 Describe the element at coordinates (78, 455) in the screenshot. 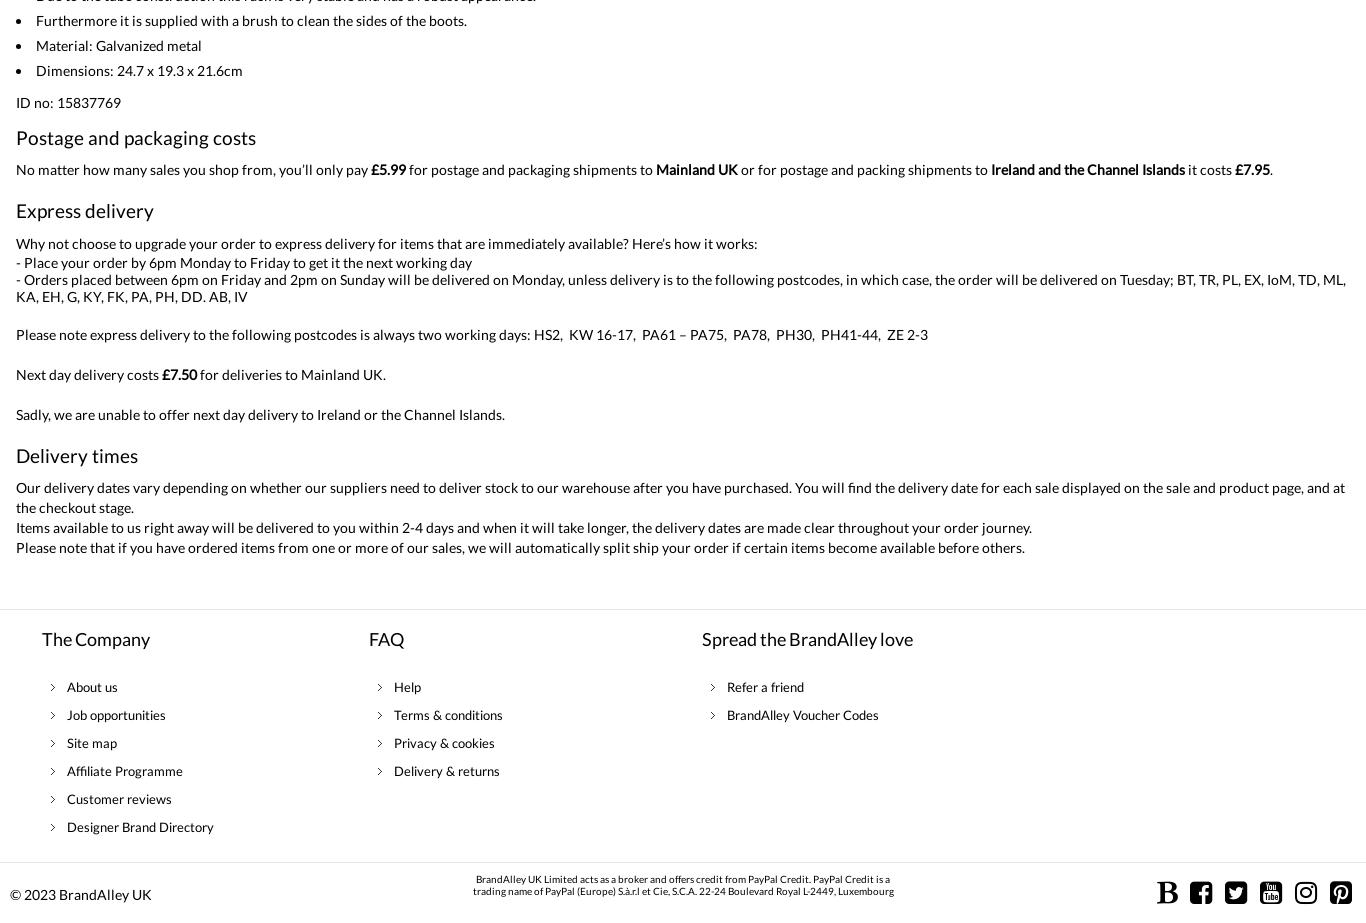

I see `'Delivery times'` at that location.